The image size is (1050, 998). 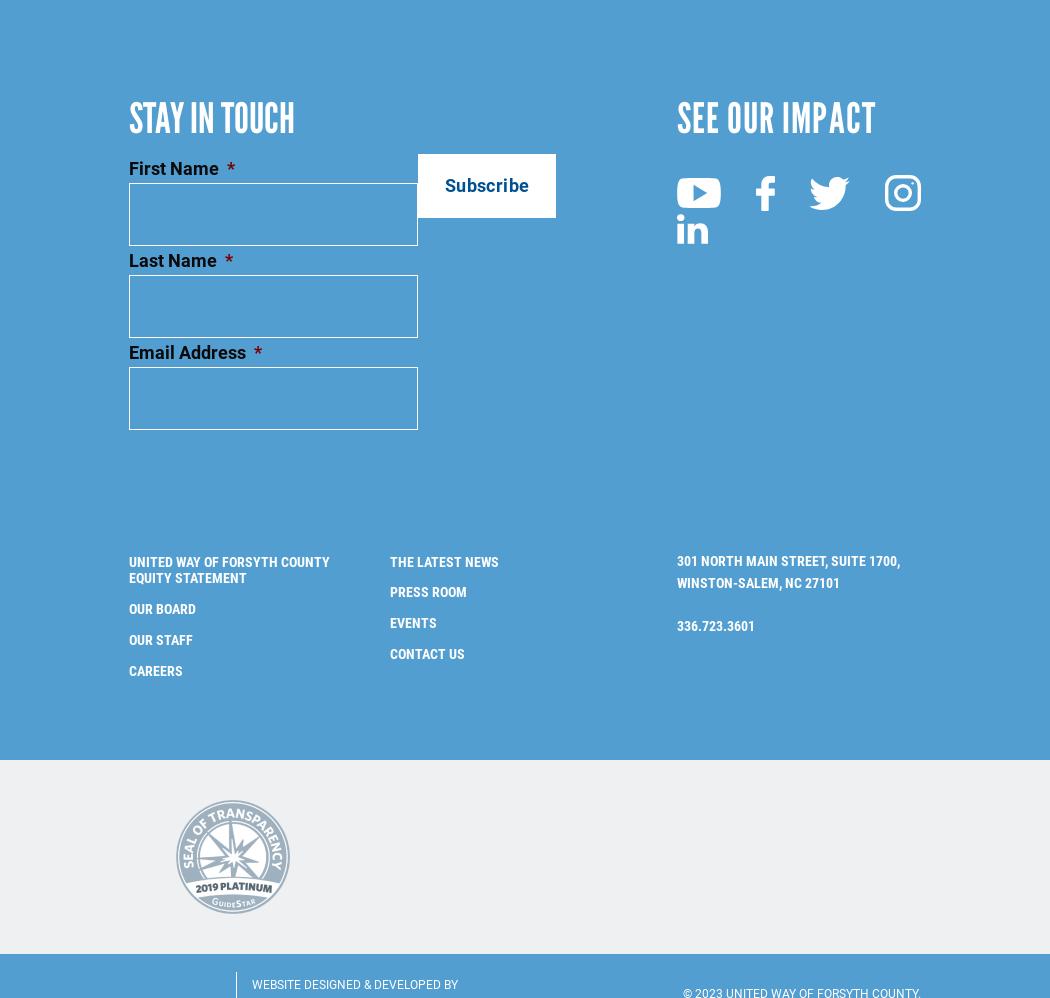 I want to click on 'Email Address', so click(x=187, y=318).